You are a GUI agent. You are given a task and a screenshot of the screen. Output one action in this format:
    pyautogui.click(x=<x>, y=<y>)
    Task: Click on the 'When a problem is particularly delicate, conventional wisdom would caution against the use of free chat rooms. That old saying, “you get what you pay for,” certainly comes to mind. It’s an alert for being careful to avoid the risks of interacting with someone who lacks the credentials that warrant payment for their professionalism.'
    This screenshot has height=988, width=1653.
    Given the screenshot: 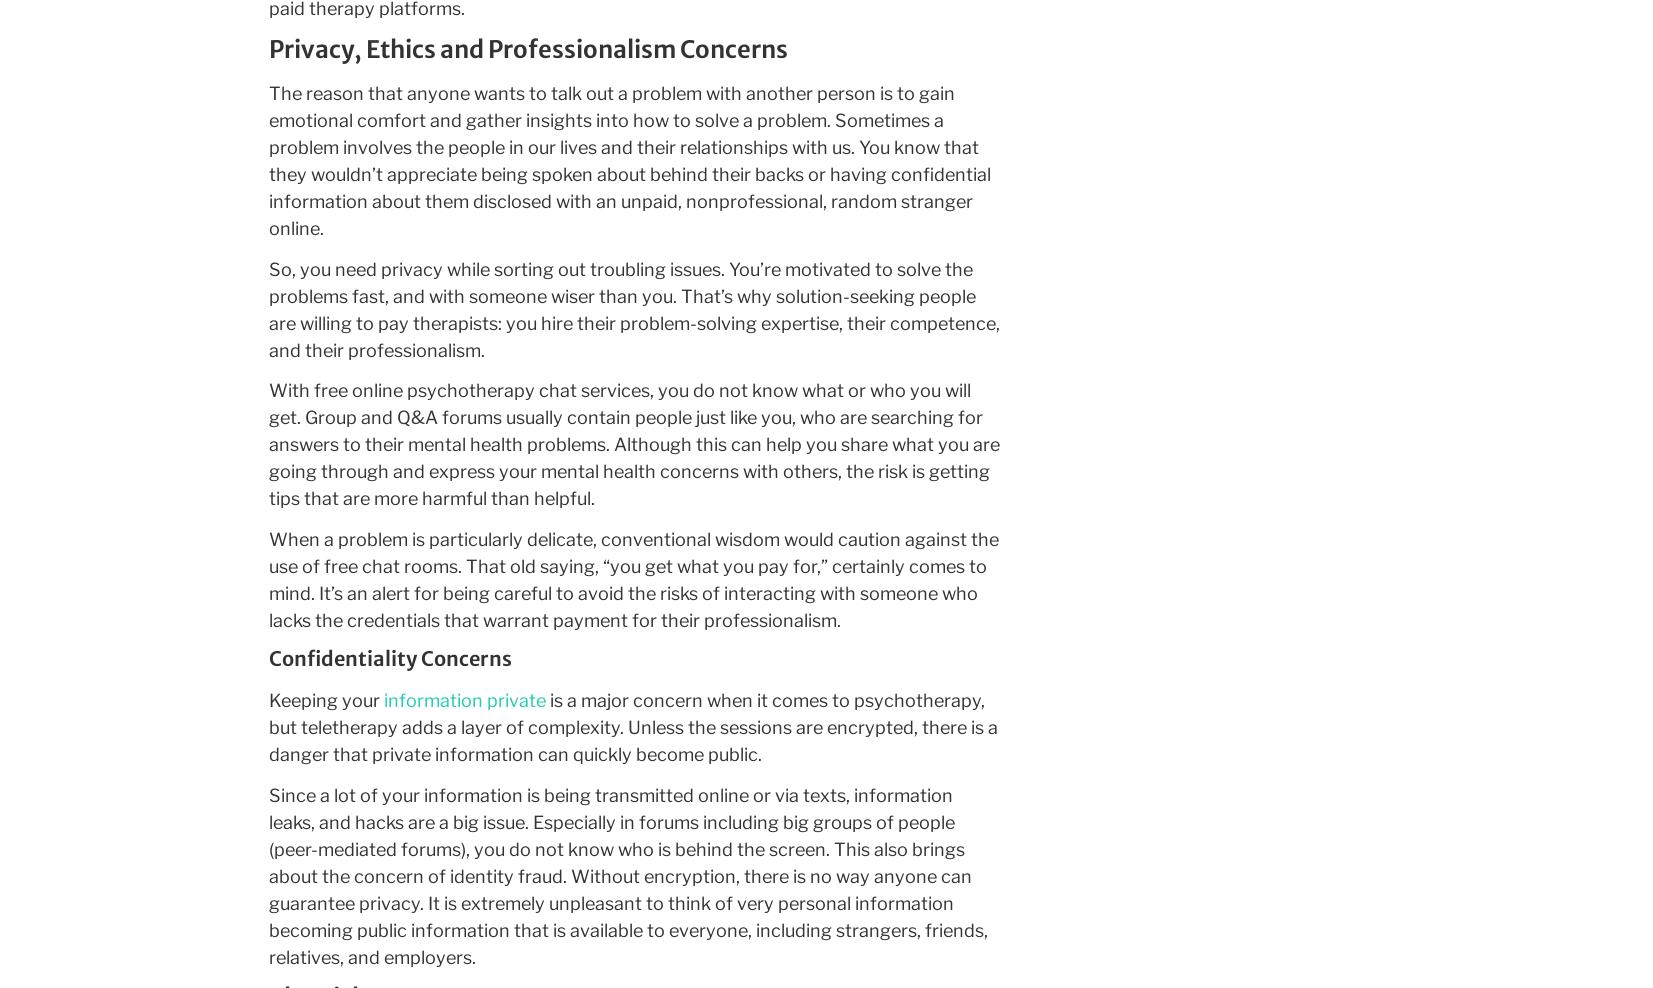 What is the action you would take?
    pyautogui.click(x=631, y=578)
    